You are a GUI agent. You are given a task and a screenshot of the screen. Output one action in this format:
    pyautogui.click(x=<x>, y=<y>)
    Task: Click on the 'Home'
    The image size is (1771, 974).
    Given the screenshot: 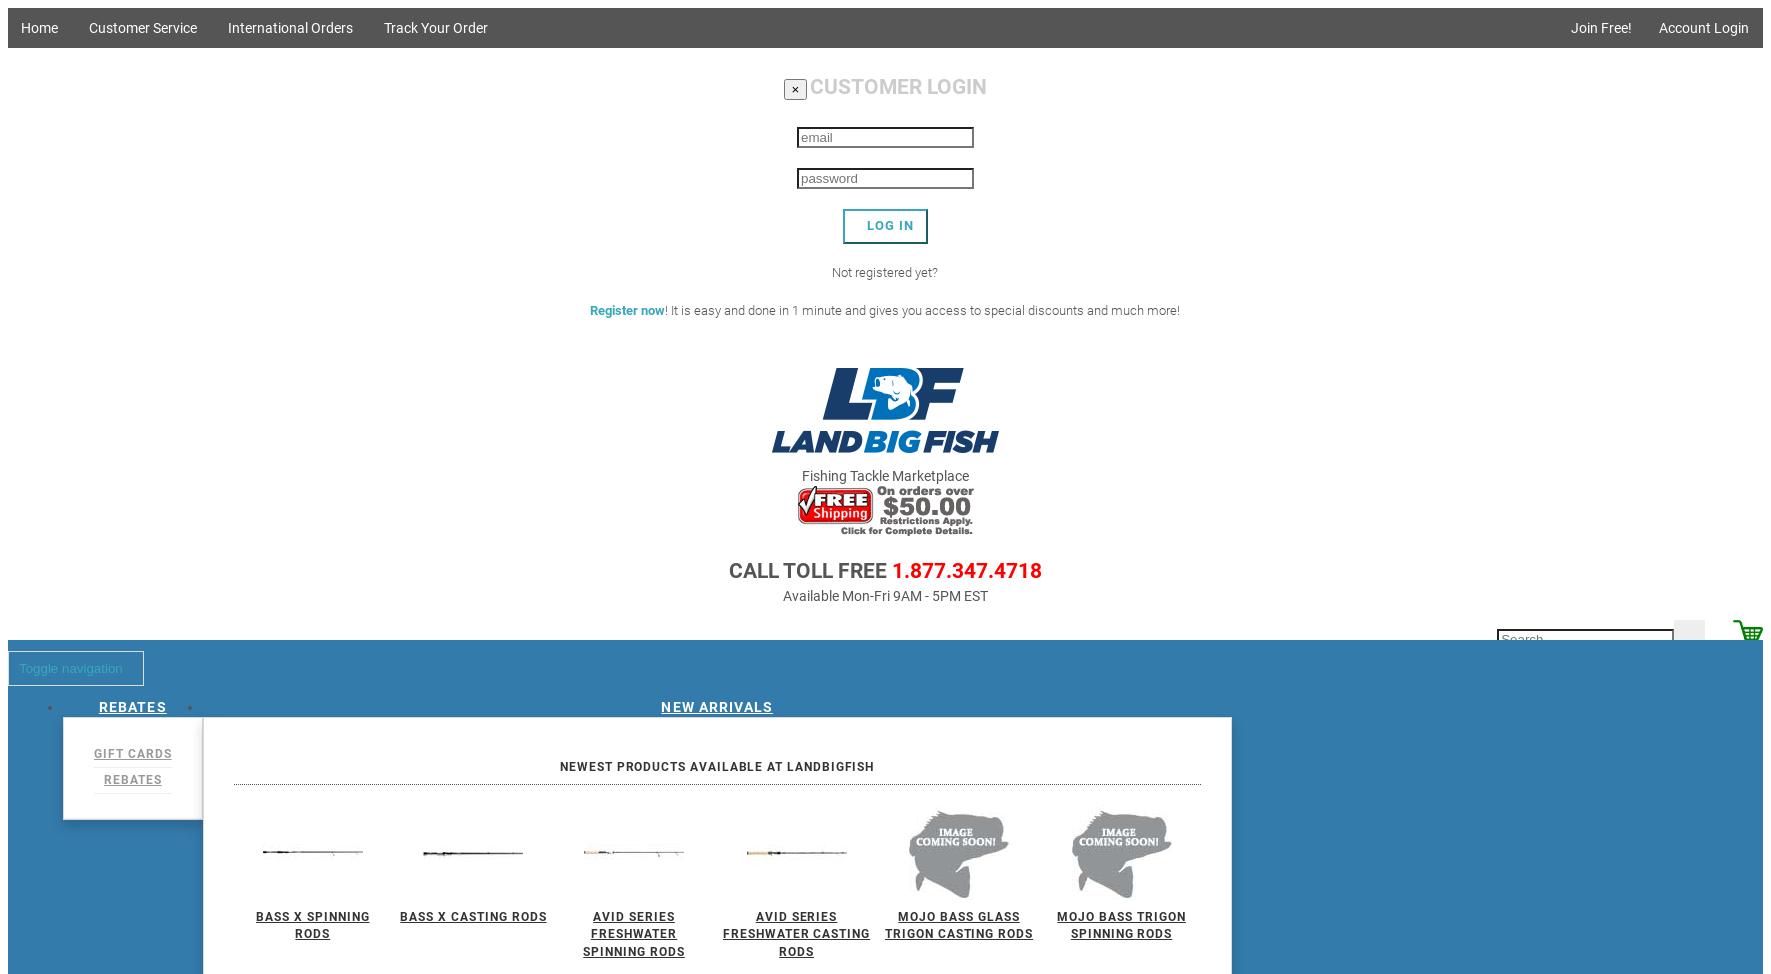 What is the action you would take?
    pyautogui.click(x=37, y=27)
    